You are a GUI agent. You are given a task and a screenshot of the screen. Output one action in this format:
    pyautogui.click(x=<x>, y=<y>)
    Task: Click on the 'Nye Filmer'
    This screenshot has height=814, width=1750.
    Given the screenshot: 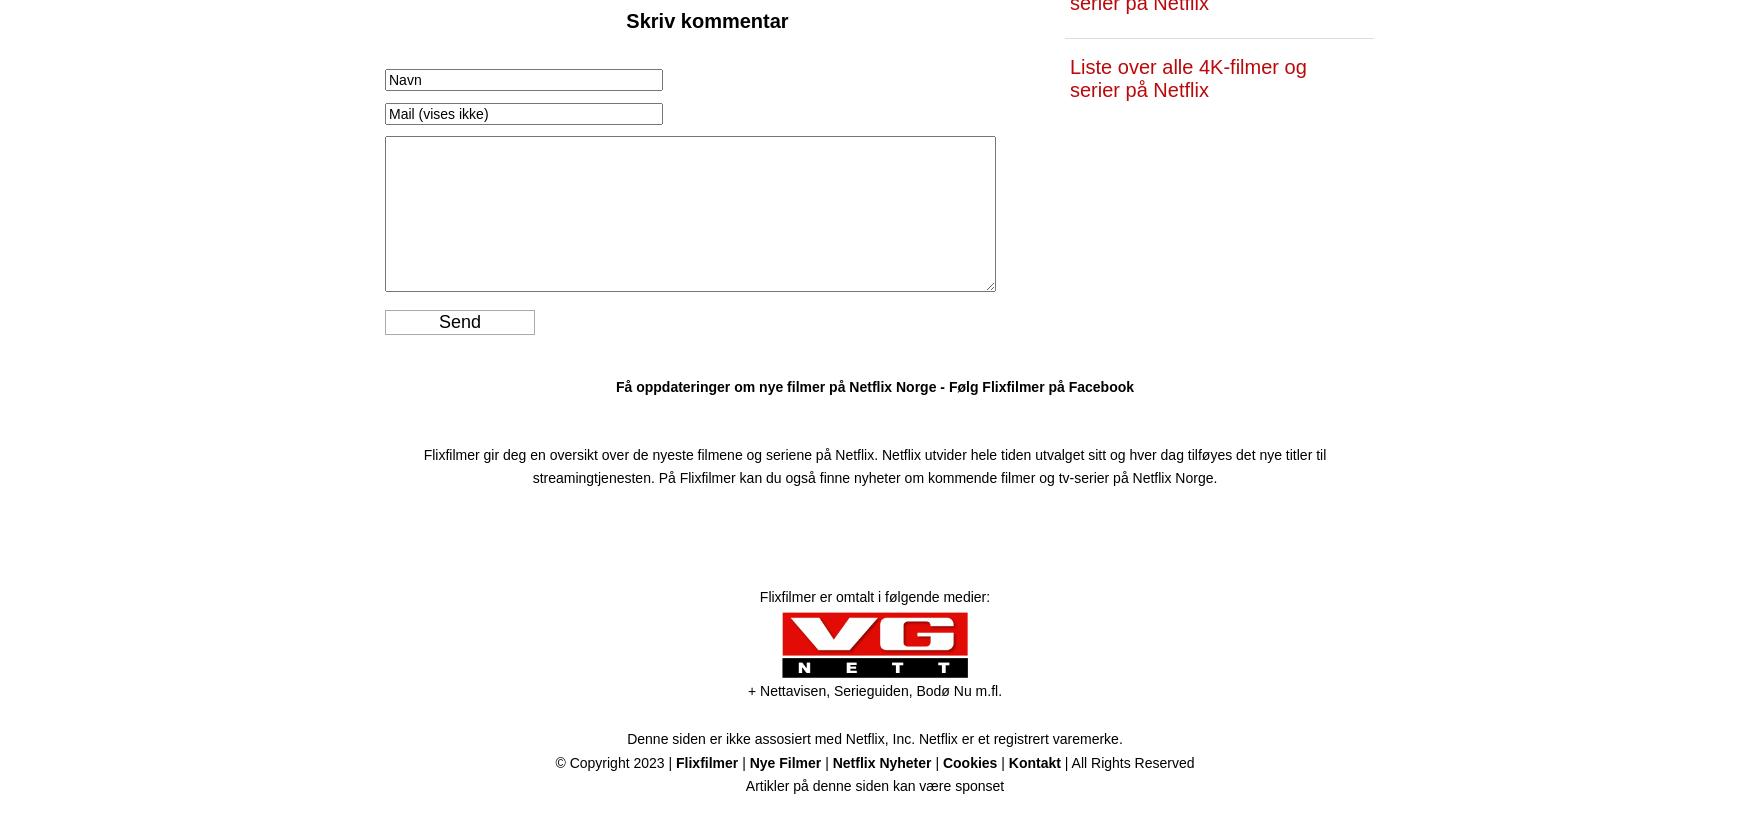 What is the action you would take?
    pyautogui.click(x=784, y=761)
    